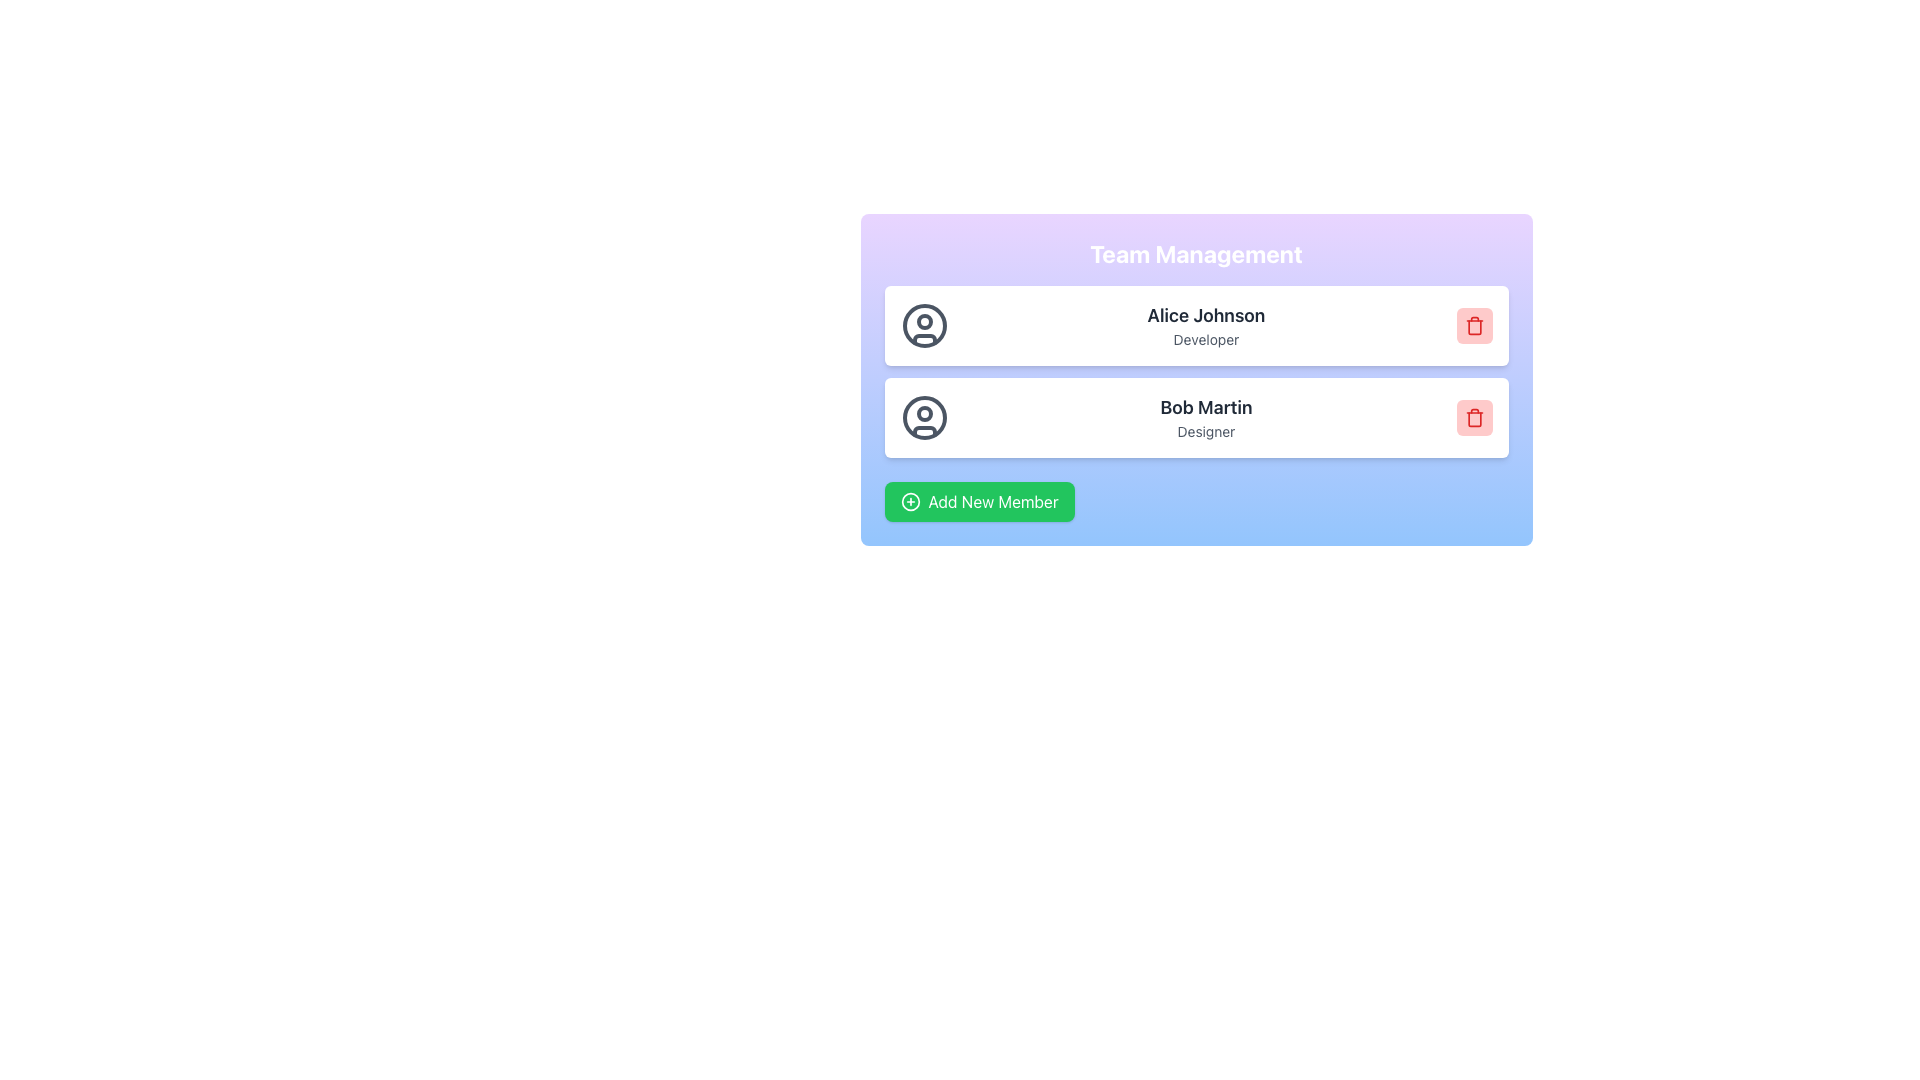 This screenshot has width=1920, height=1080. I want to click on the Text label that describes the title associated with the person 'Bob Martin', located directly below the name in the user profile section, so click(1205, 431).